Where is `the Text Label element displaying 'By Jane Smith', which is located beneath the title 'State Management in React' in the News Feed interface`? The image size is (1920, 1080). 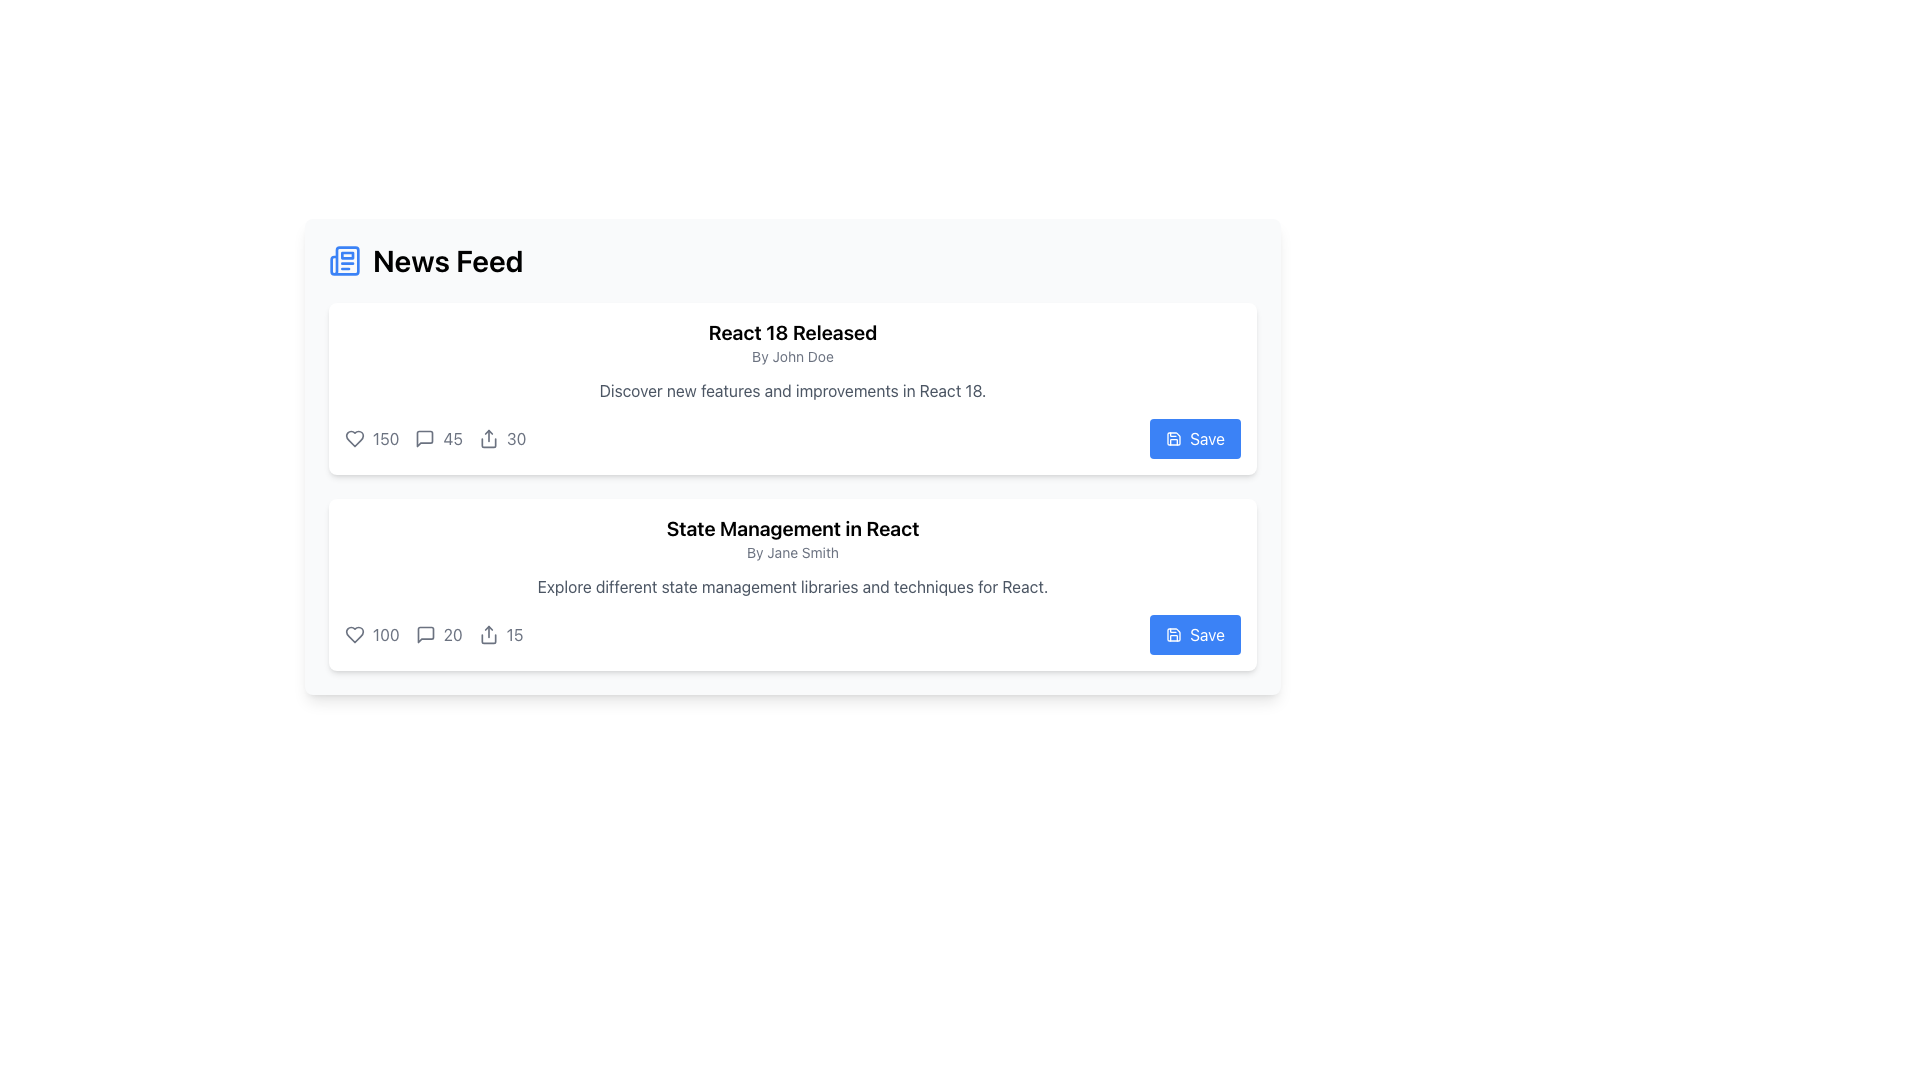 the Text Label element displaying 'By Jane Smith', which is located beneath the title 'State Management in React' in the News Feed interface is located at coordinates (791, 552).